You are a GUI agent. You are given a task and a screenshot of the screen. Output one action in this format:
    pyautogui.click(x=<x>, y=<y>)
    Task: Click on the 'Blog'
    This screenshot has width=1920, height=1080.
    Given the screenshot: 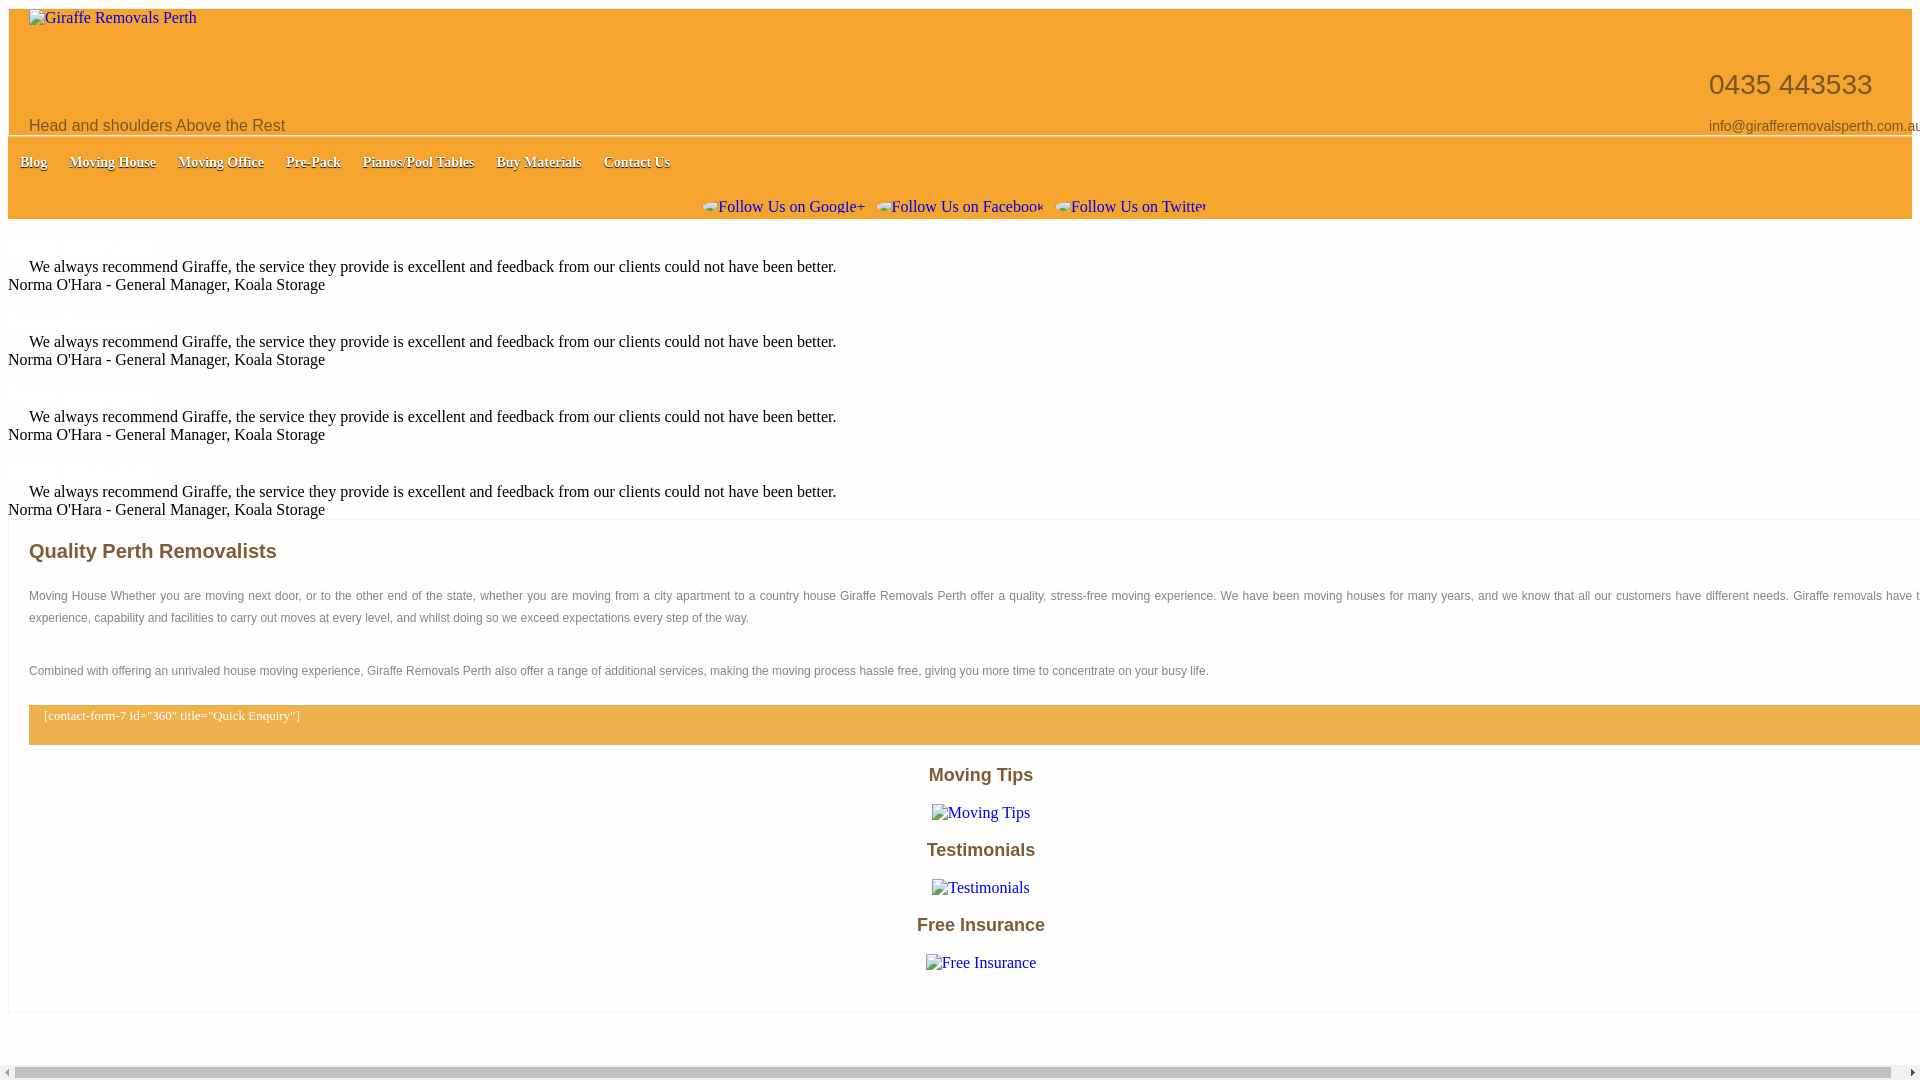 What is the action you would take?
    pyautogui.click(x=33, y=161)
    